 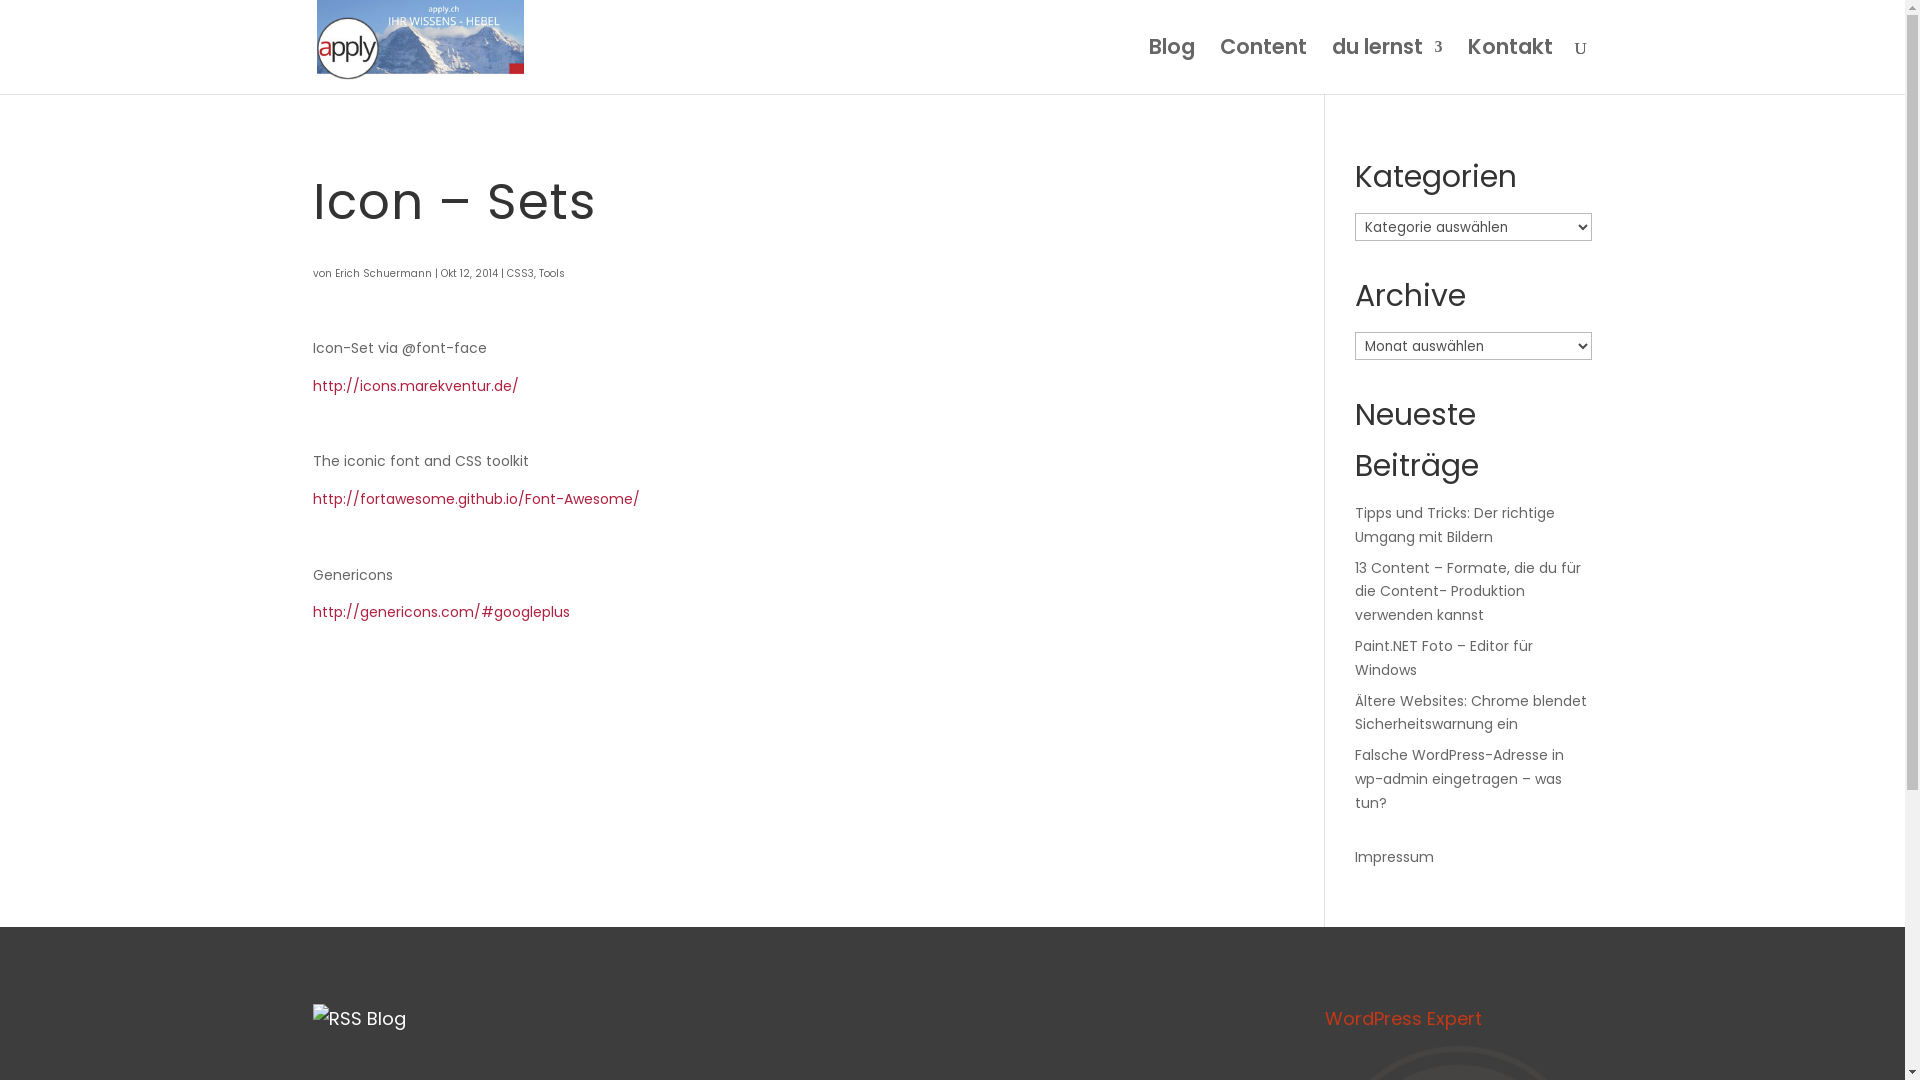 I want to click on 'CSS3', so click(x=505, y=273).